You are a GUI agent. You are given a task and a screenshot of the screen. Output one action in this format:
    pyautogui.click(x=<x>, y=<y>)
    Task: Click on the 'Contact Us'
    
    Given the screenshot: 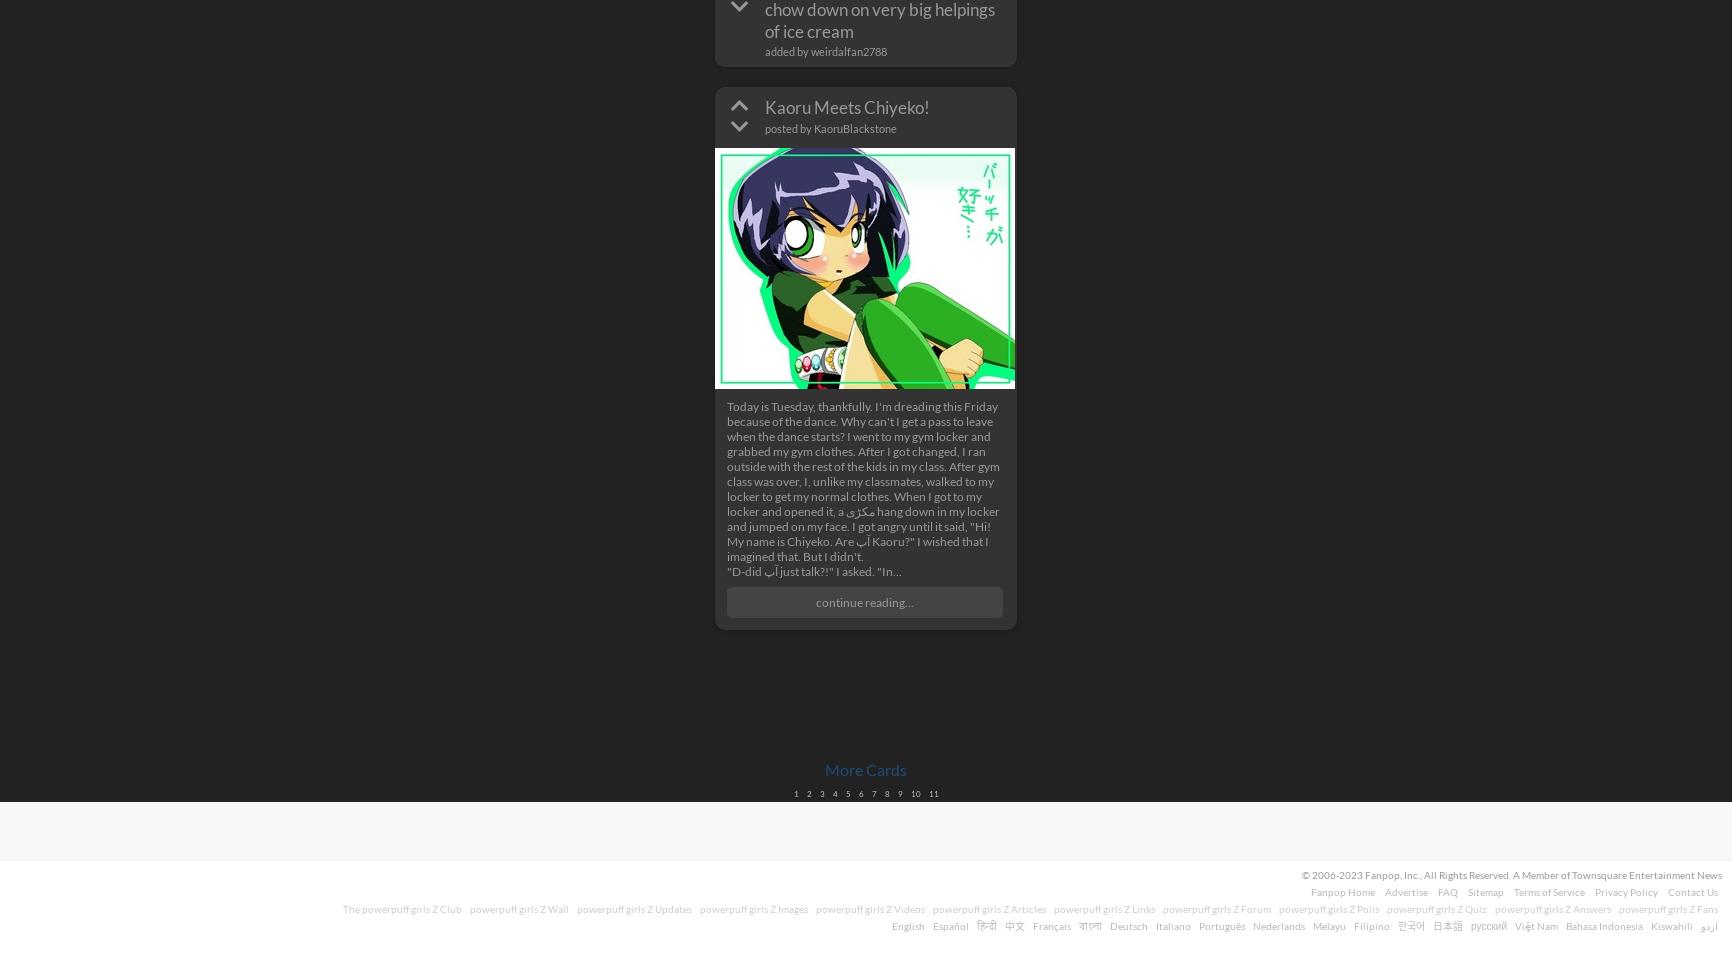 What is the action you would take?
    pyautogui.click(x=1692, y=890)
    